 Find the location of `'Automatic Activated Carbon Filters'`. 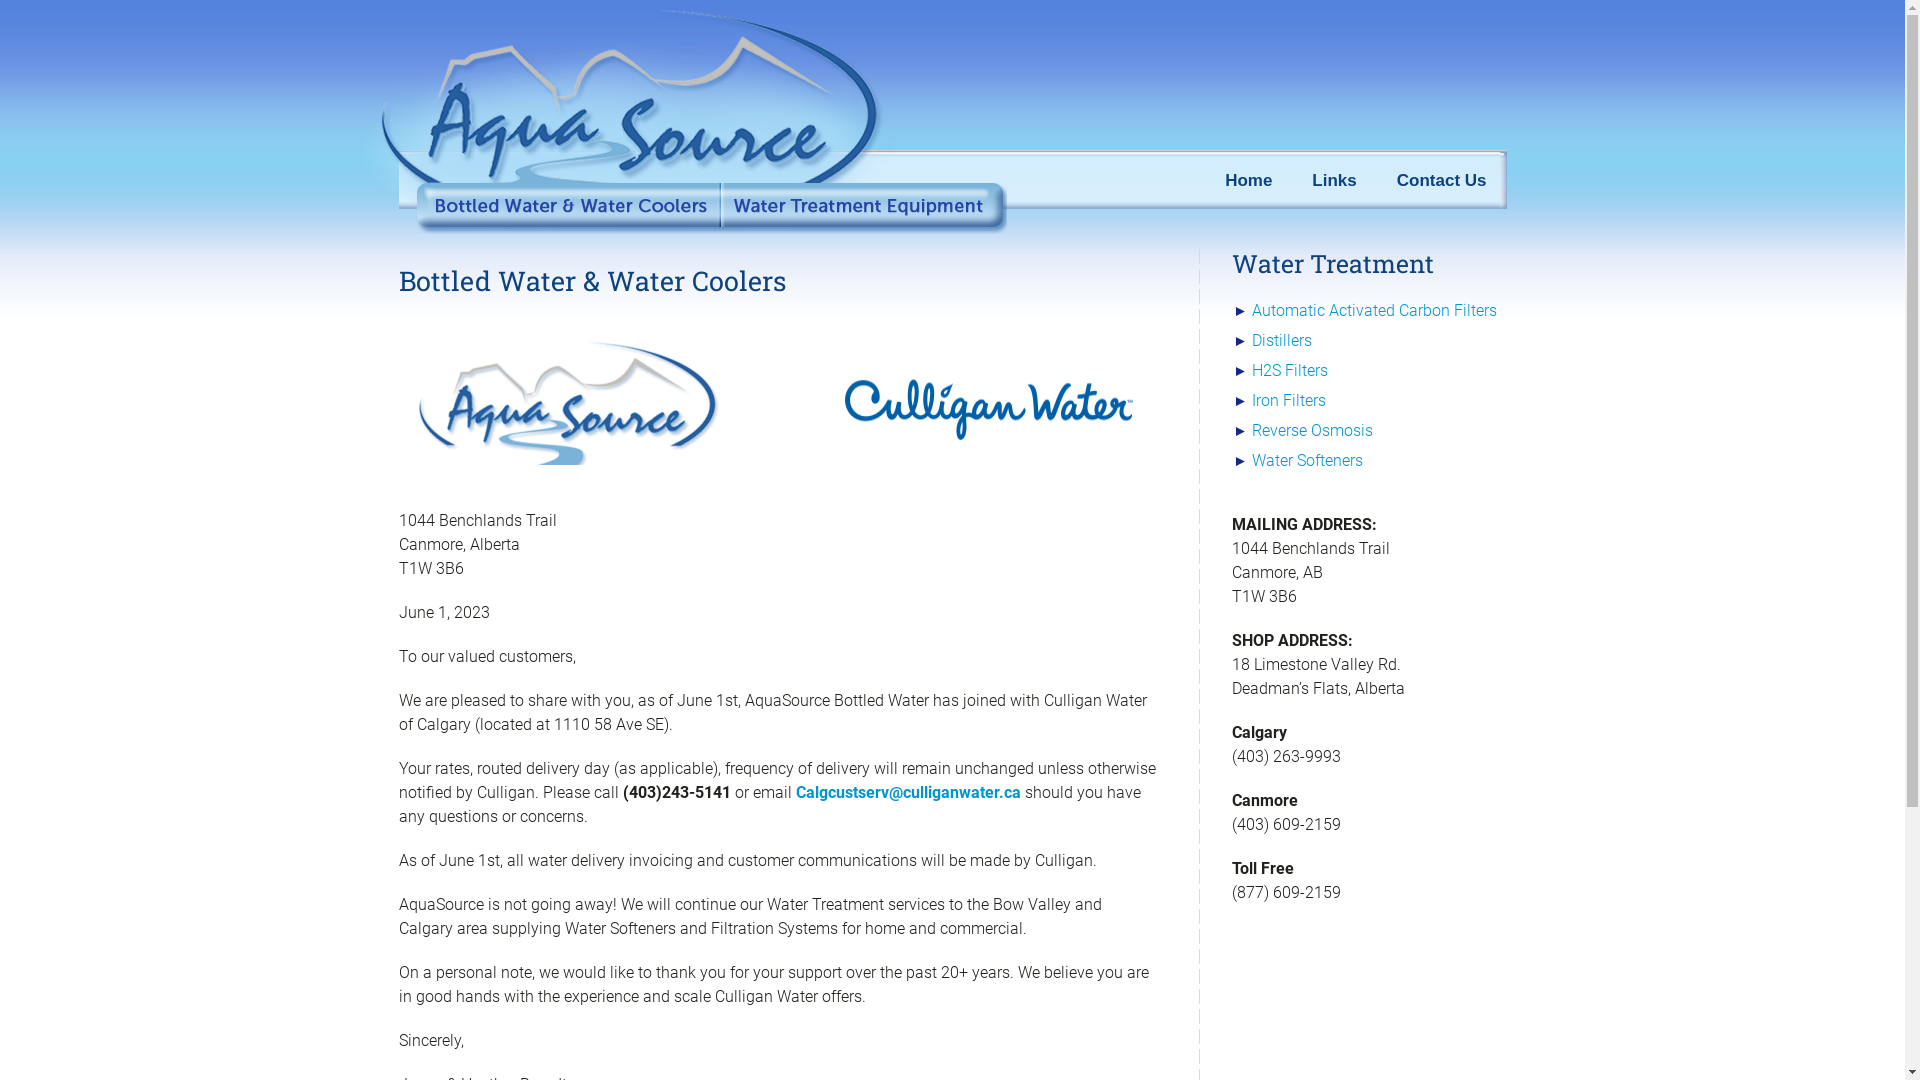

'Automatic Activated Carbon Filters' is located at coordinates (1373, 310).